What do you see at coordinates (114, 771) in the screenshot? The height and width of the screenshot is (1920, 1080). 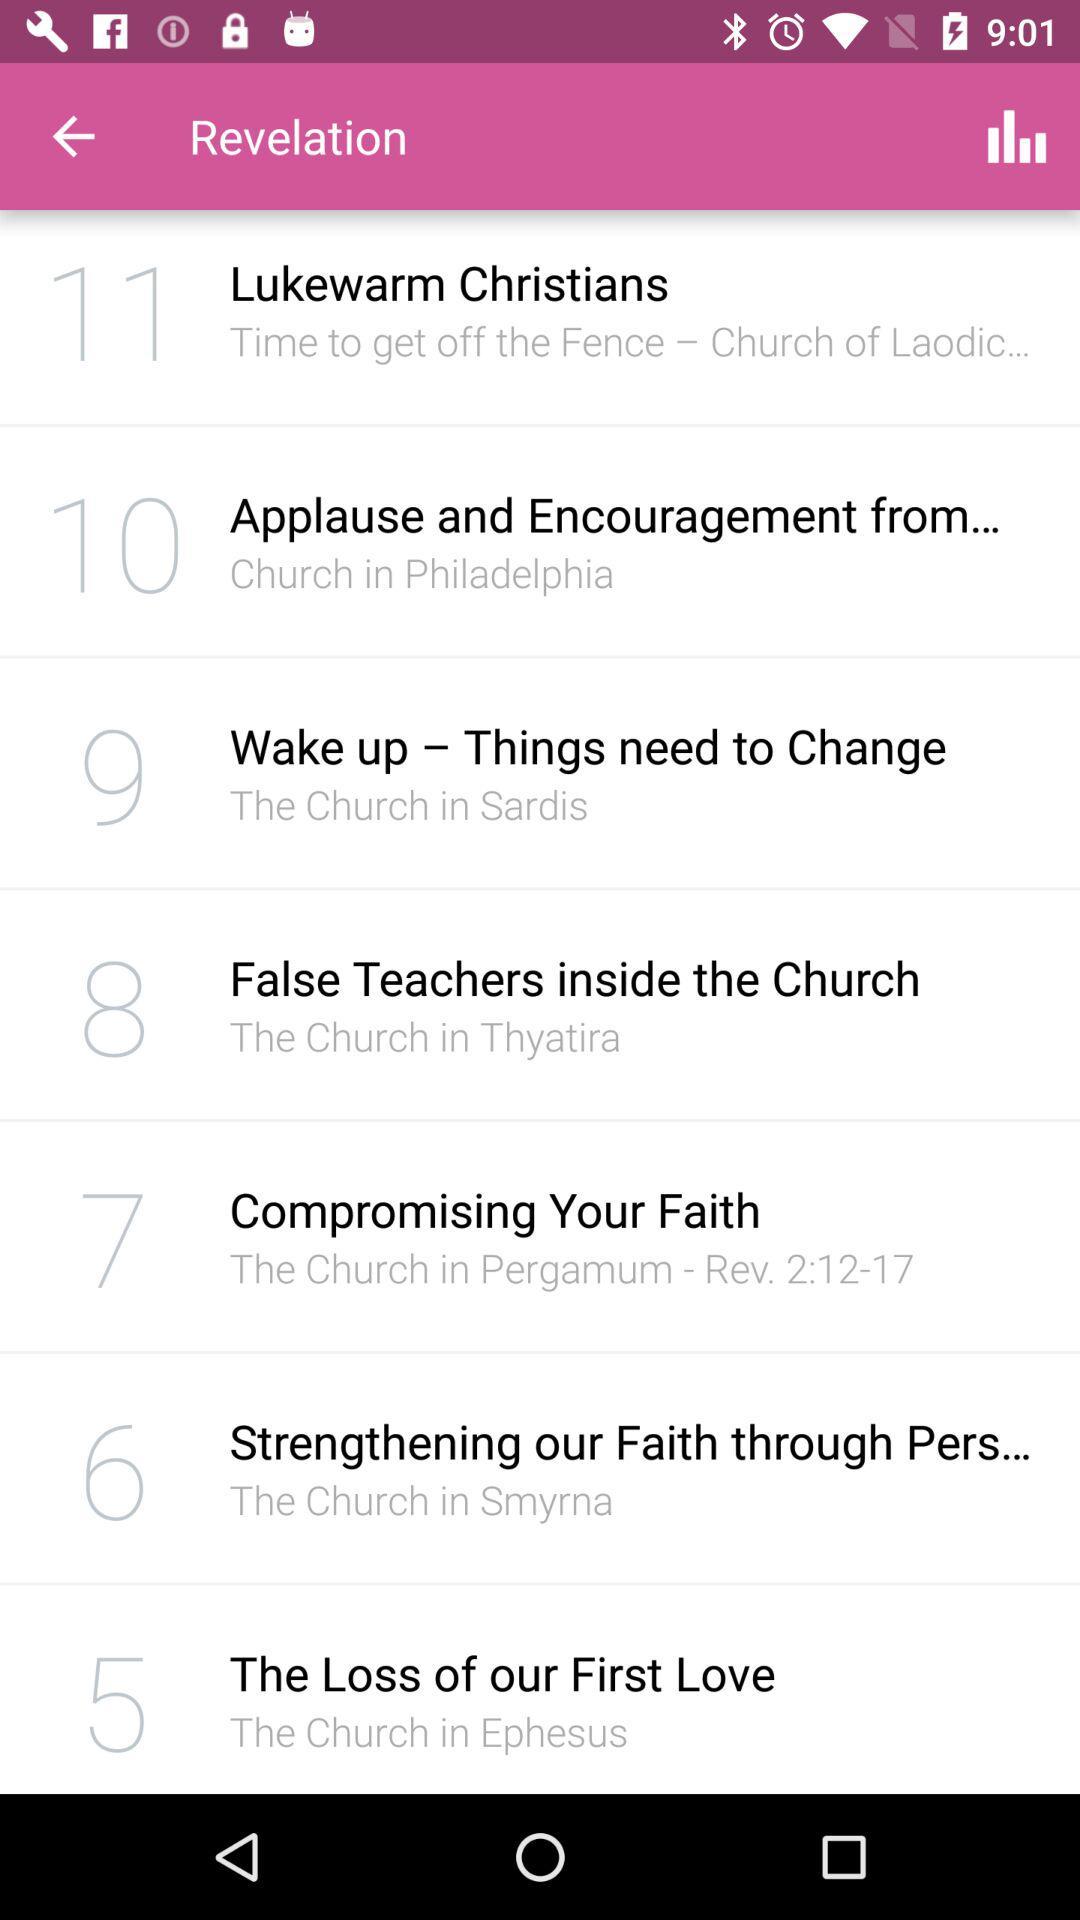 I see `item next to the wake up things item` at bounding box center [114, 771].